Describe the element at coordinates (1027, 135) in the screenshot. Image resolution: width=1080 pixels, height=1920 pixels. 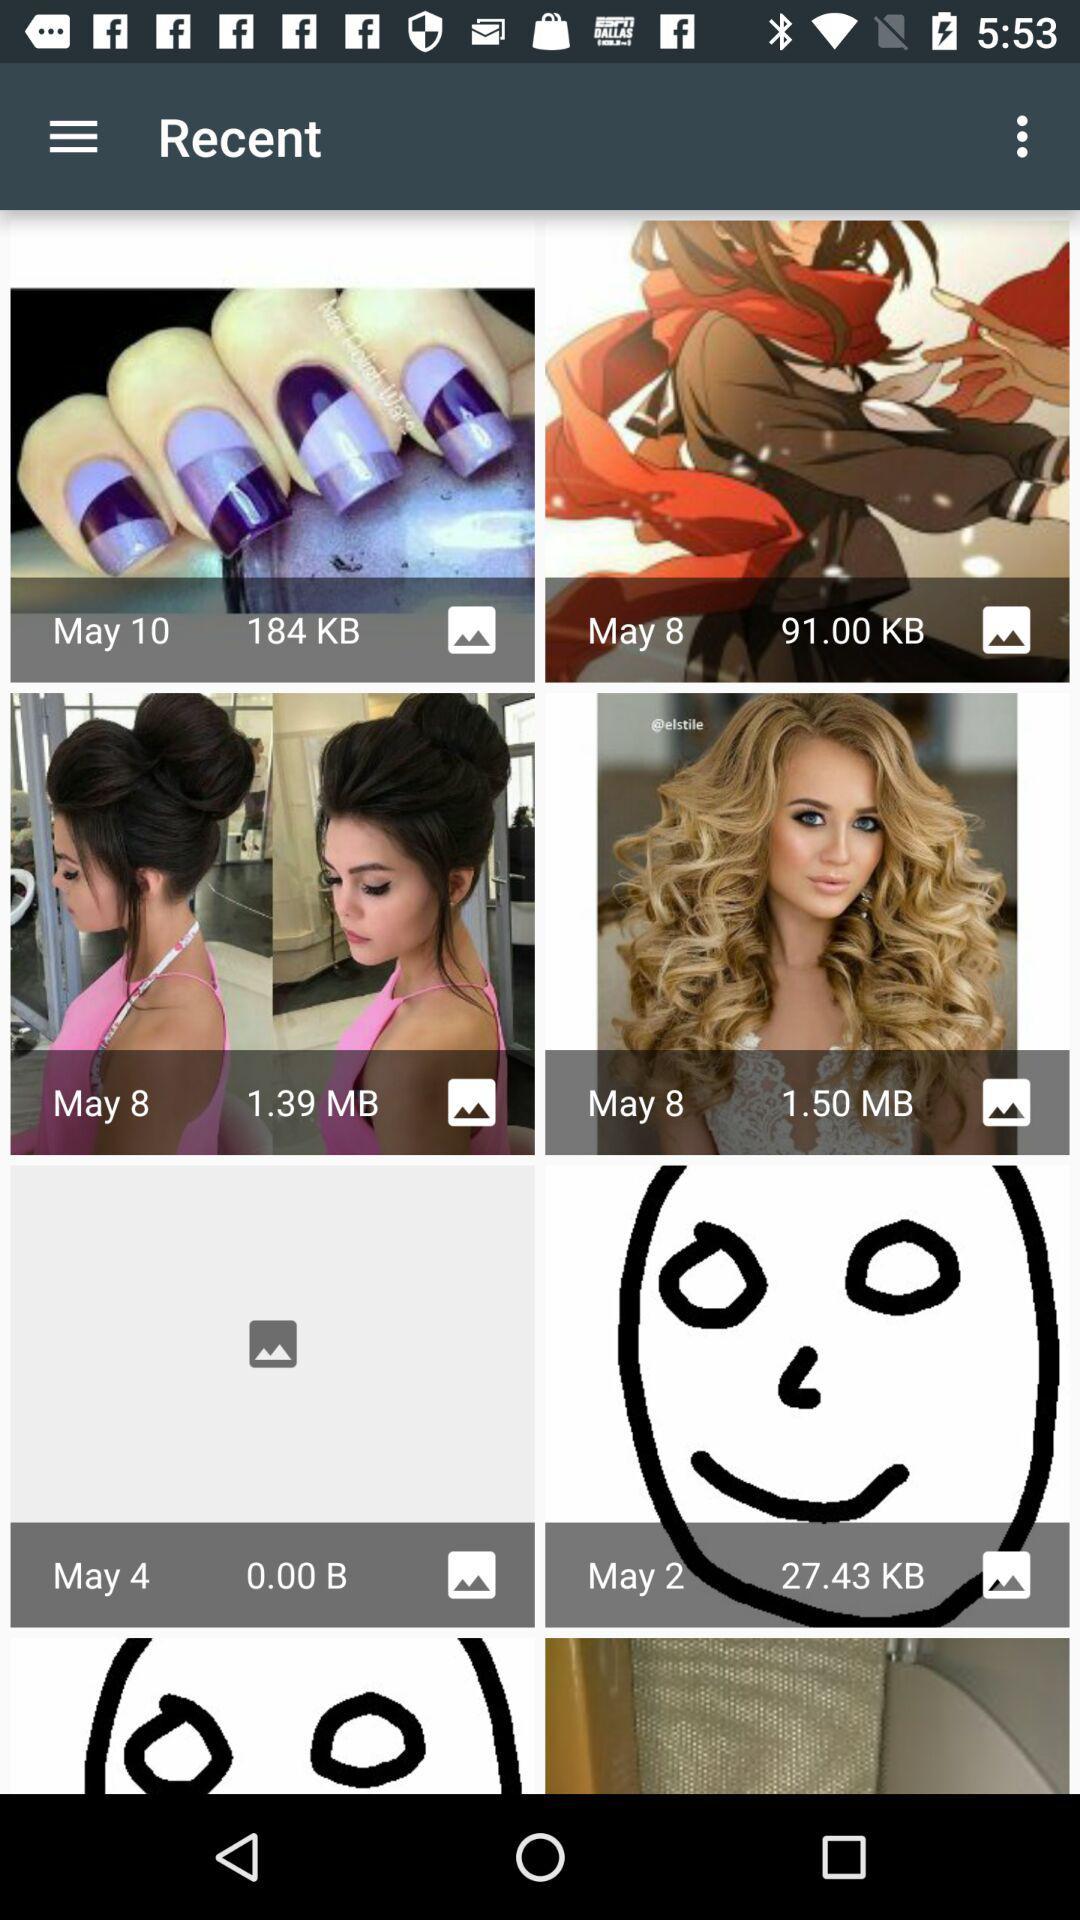
I see `the app next to the recent item` at that location.